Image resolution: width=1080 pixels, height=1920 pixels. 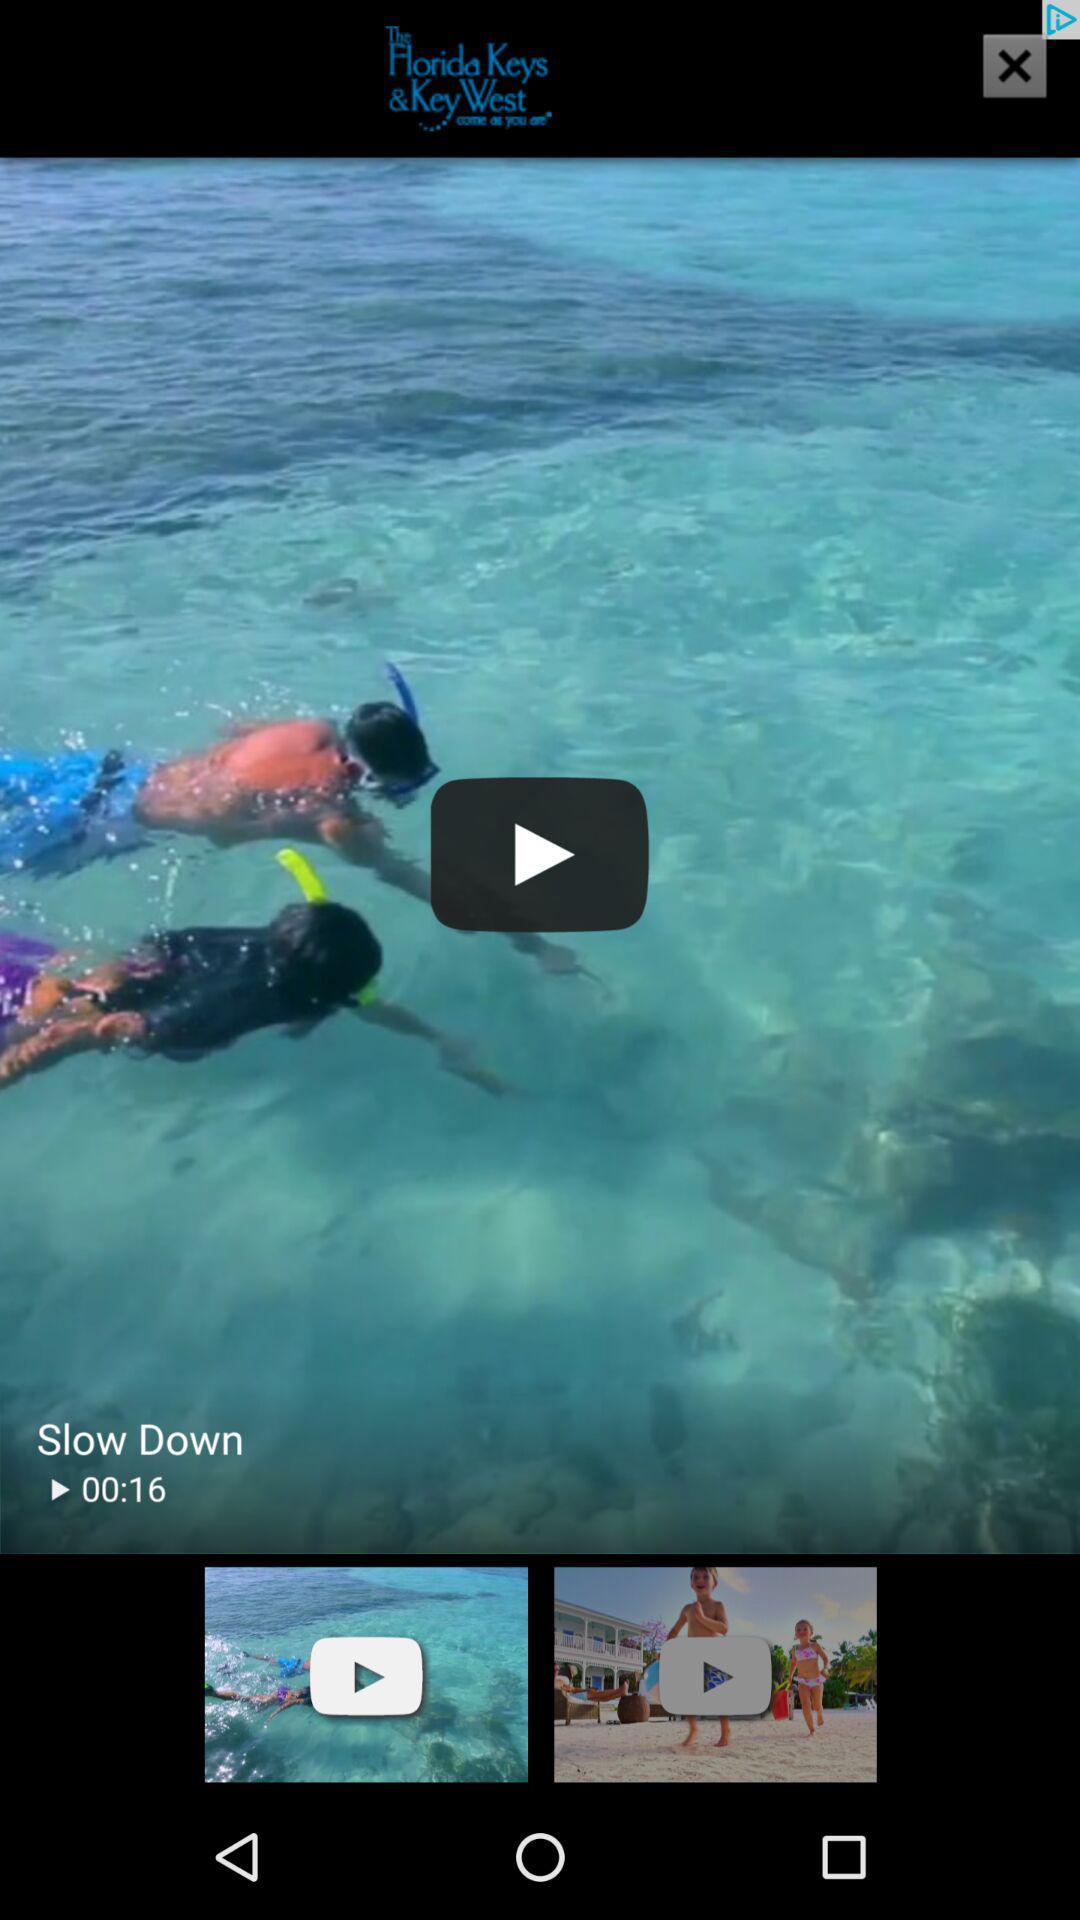 I want to click on the close icon, so click(x=1014, y=70).